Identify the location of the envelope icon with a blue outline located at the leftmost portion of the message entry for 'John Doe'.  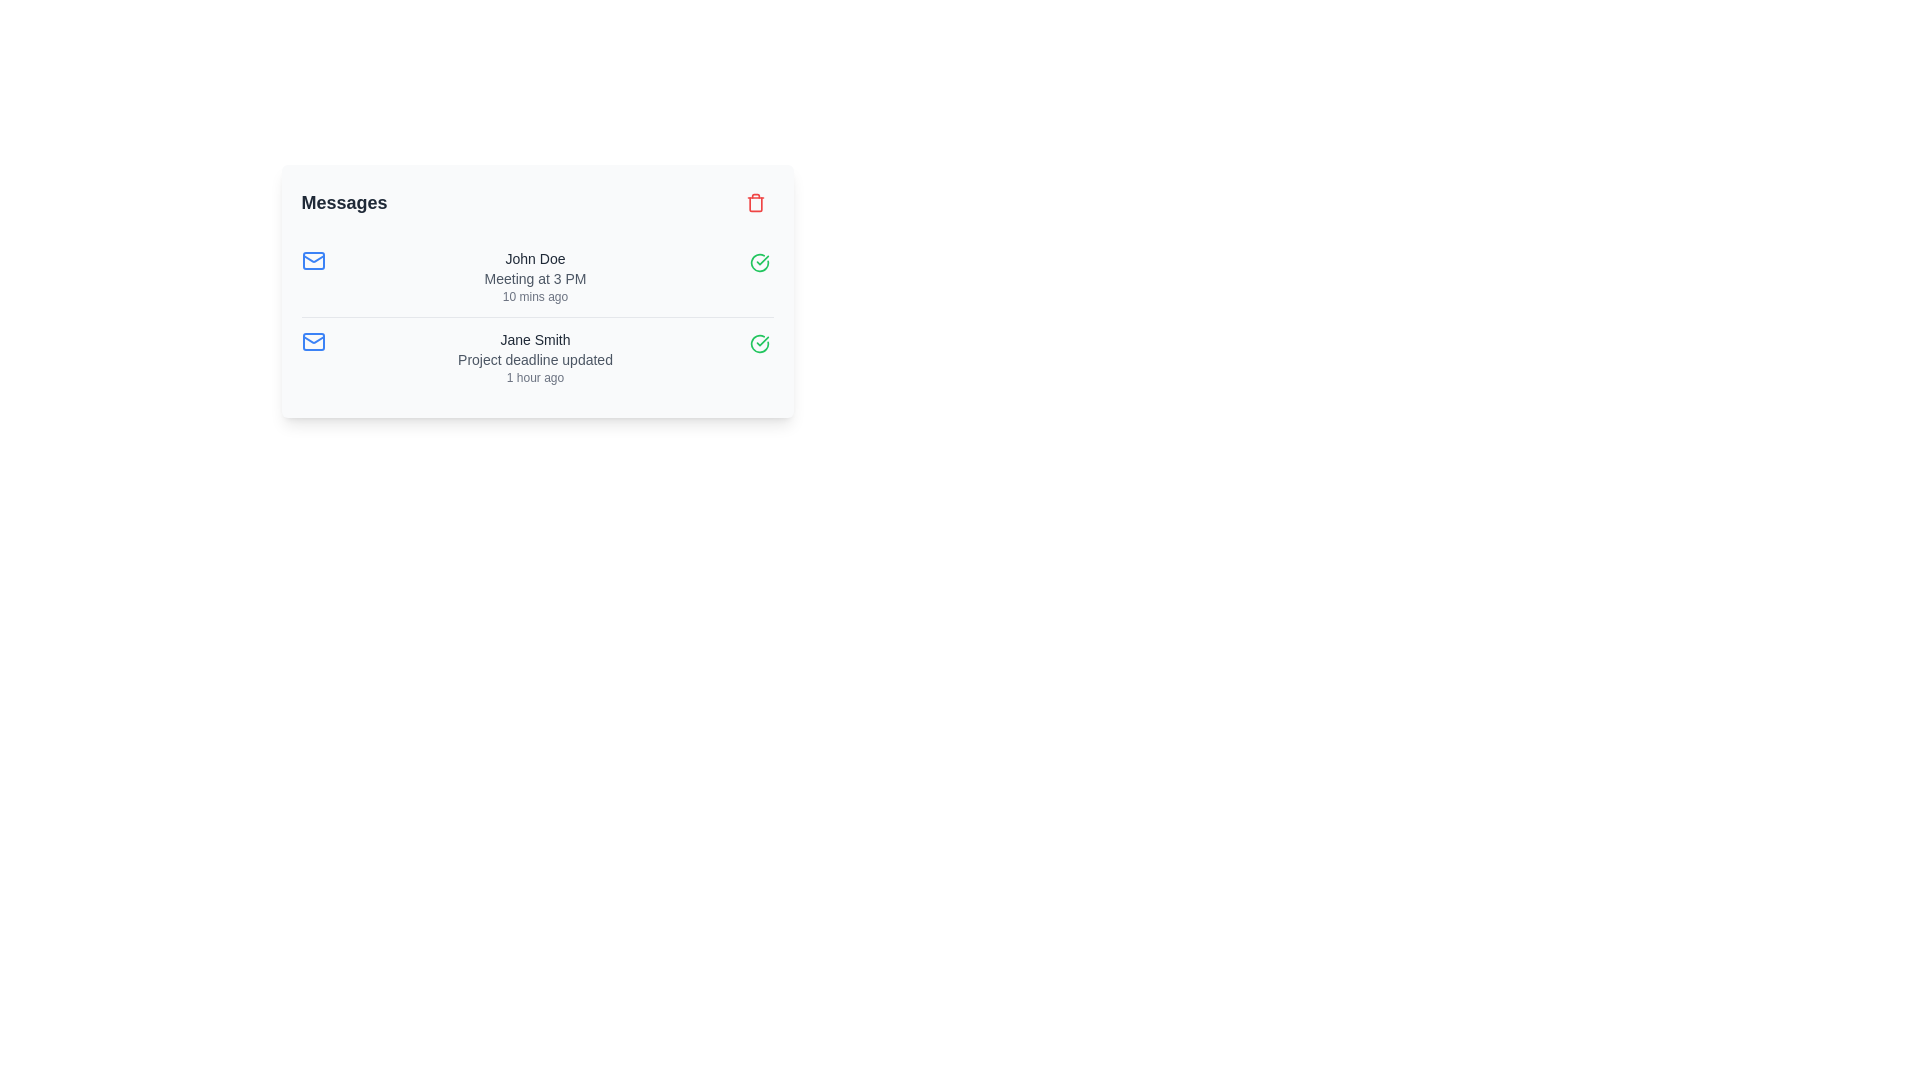
(312, 260).